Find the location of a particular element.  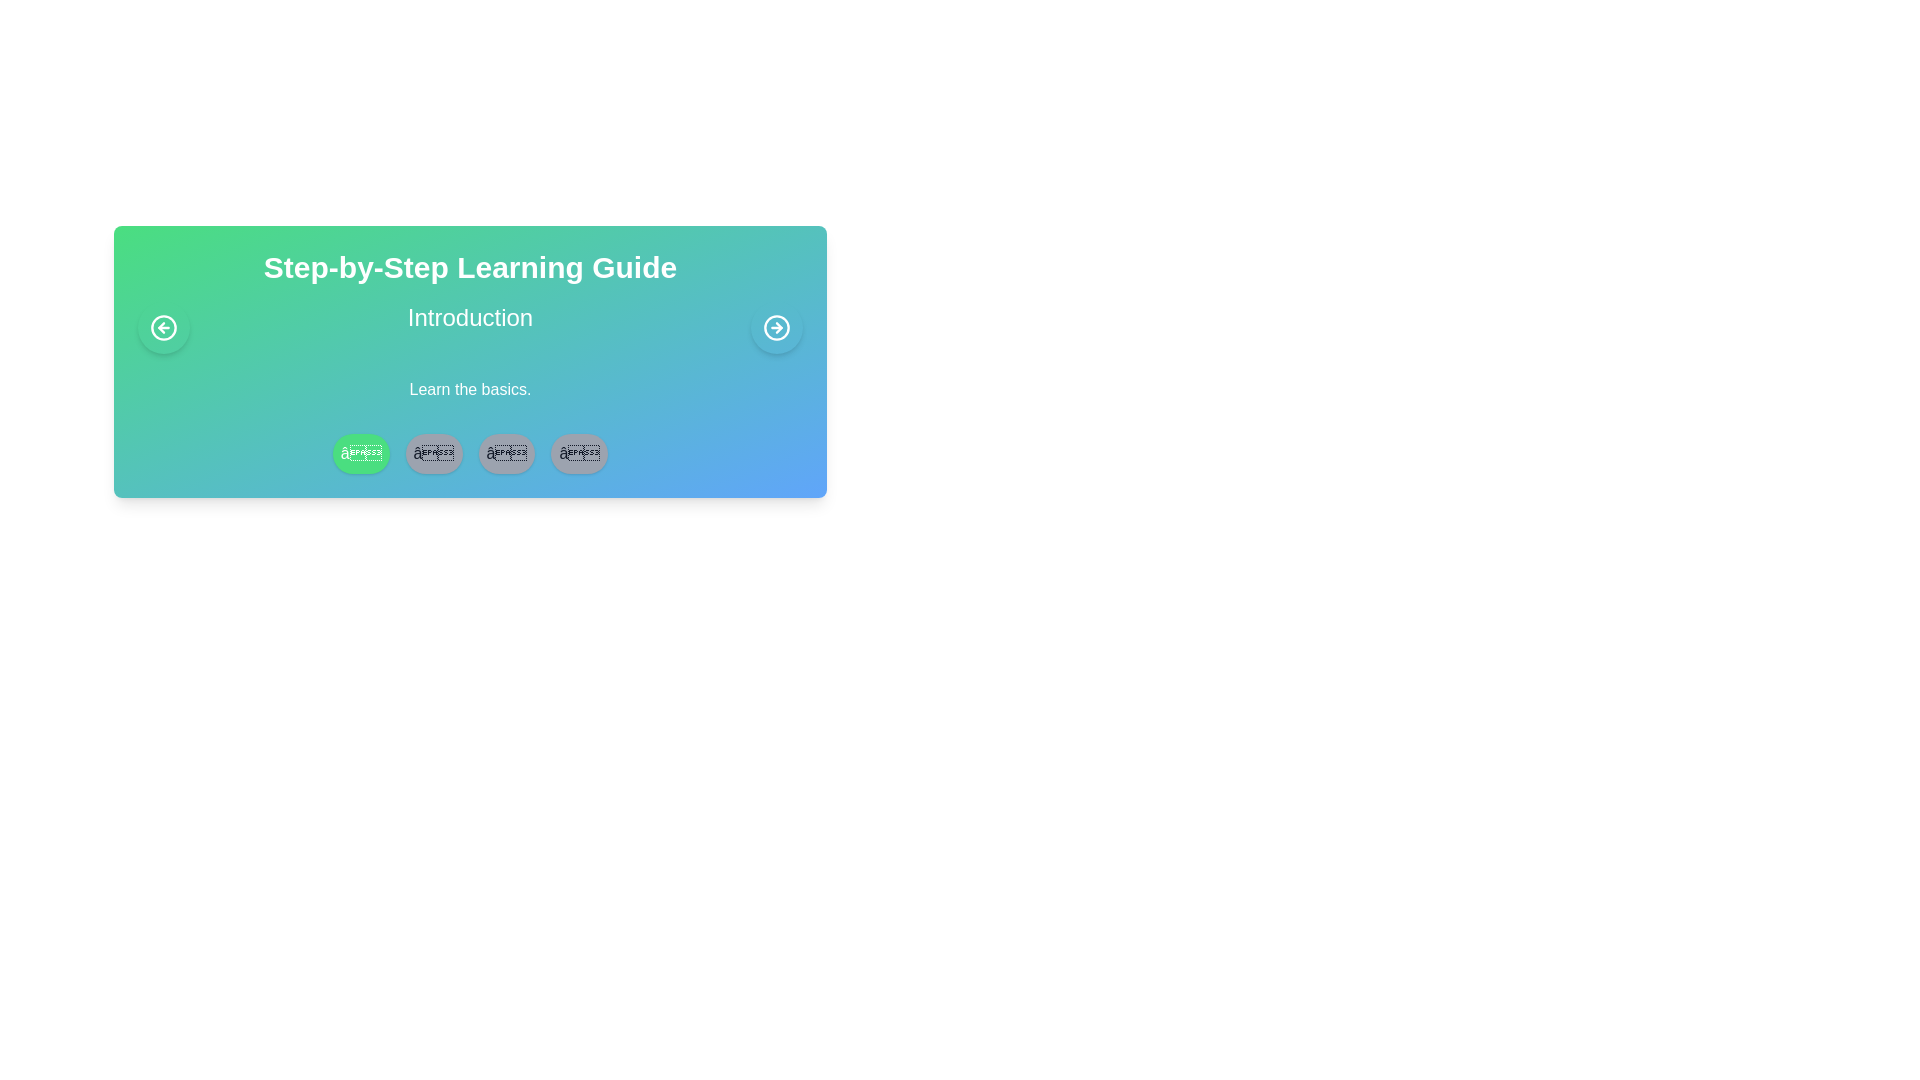

the informational Text label located at the center of the card-like structure, positioned below the header 'Introduction' and above a row of circular icons is located at coordinates (469, 389).